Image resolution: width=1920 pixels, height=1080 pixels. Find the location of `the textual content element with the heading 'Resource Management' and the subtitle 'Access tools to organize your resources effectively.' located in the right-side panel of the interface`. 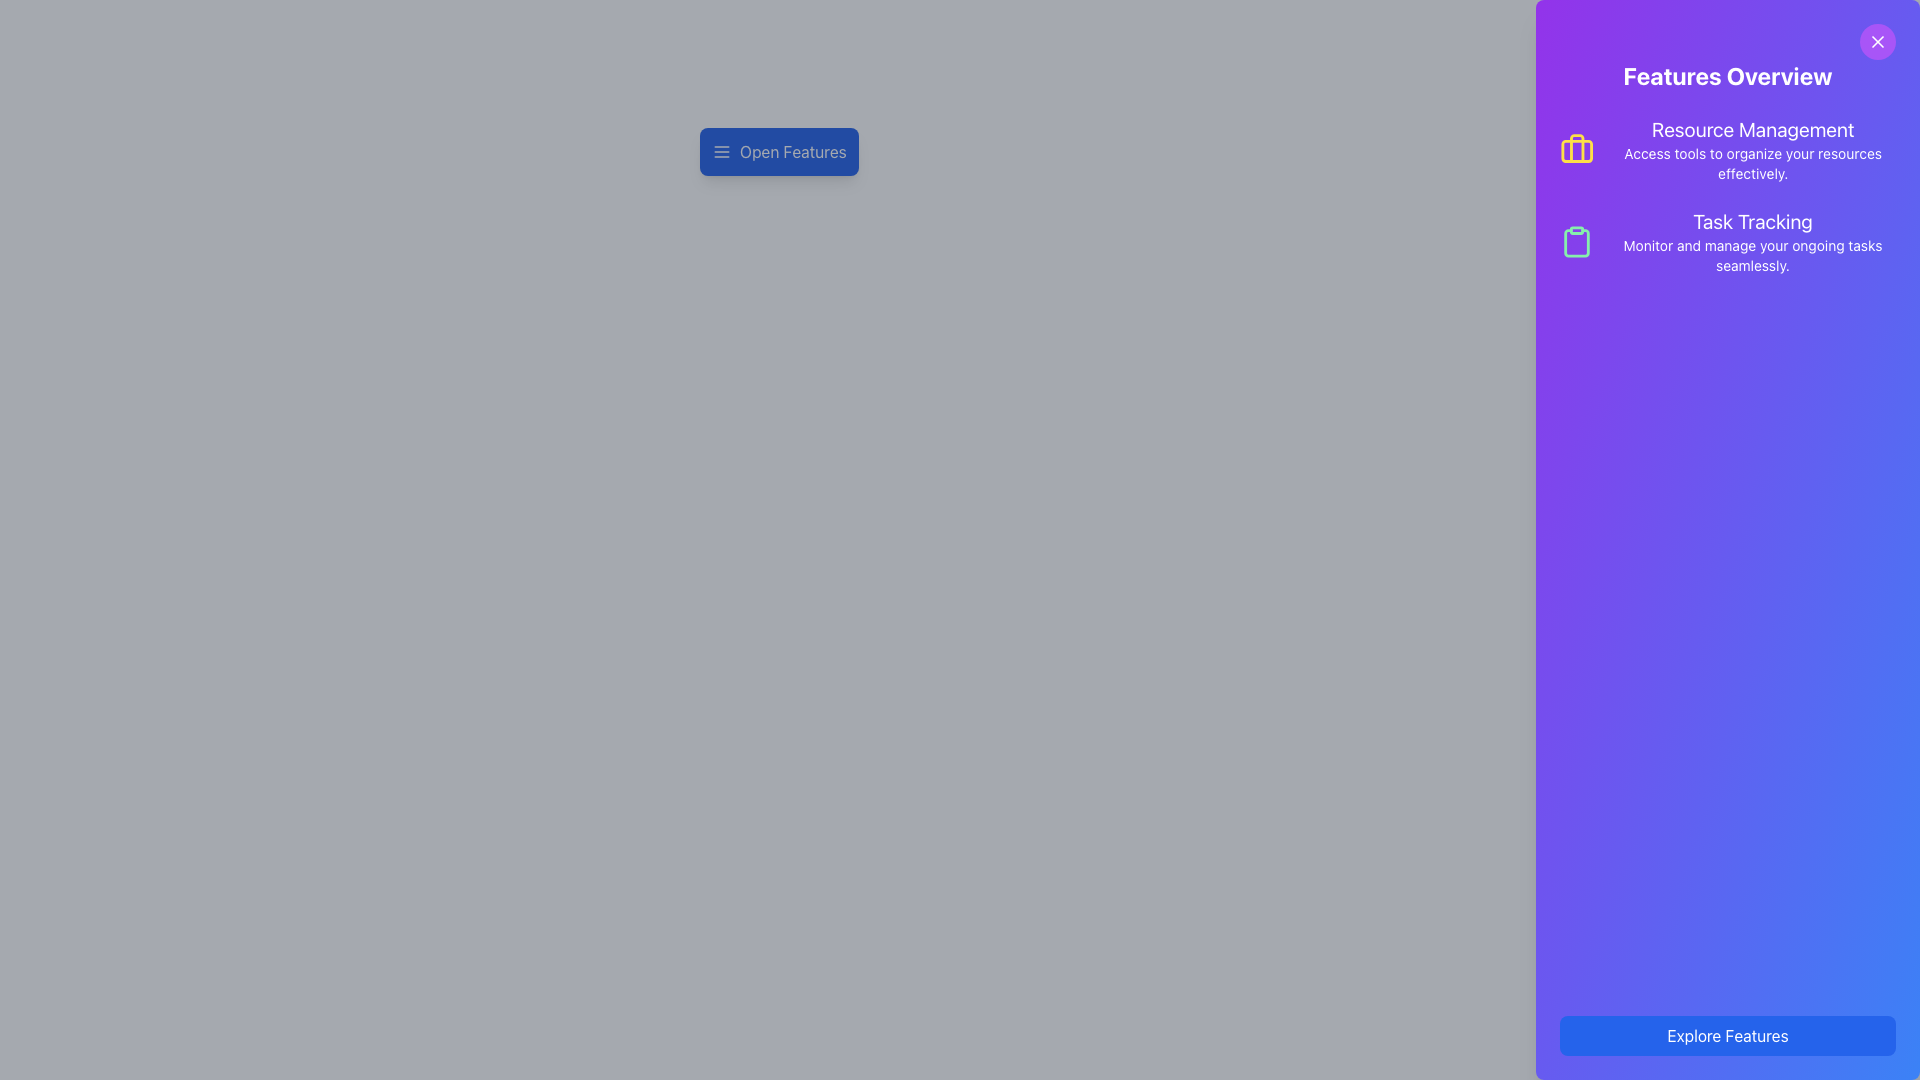

the textual content element with the heading 'Resource Management' and the subtitle 'Access tools to organize your resources effectively.' located in the right-side panel of the interface is located at coordinates (1752, 149).